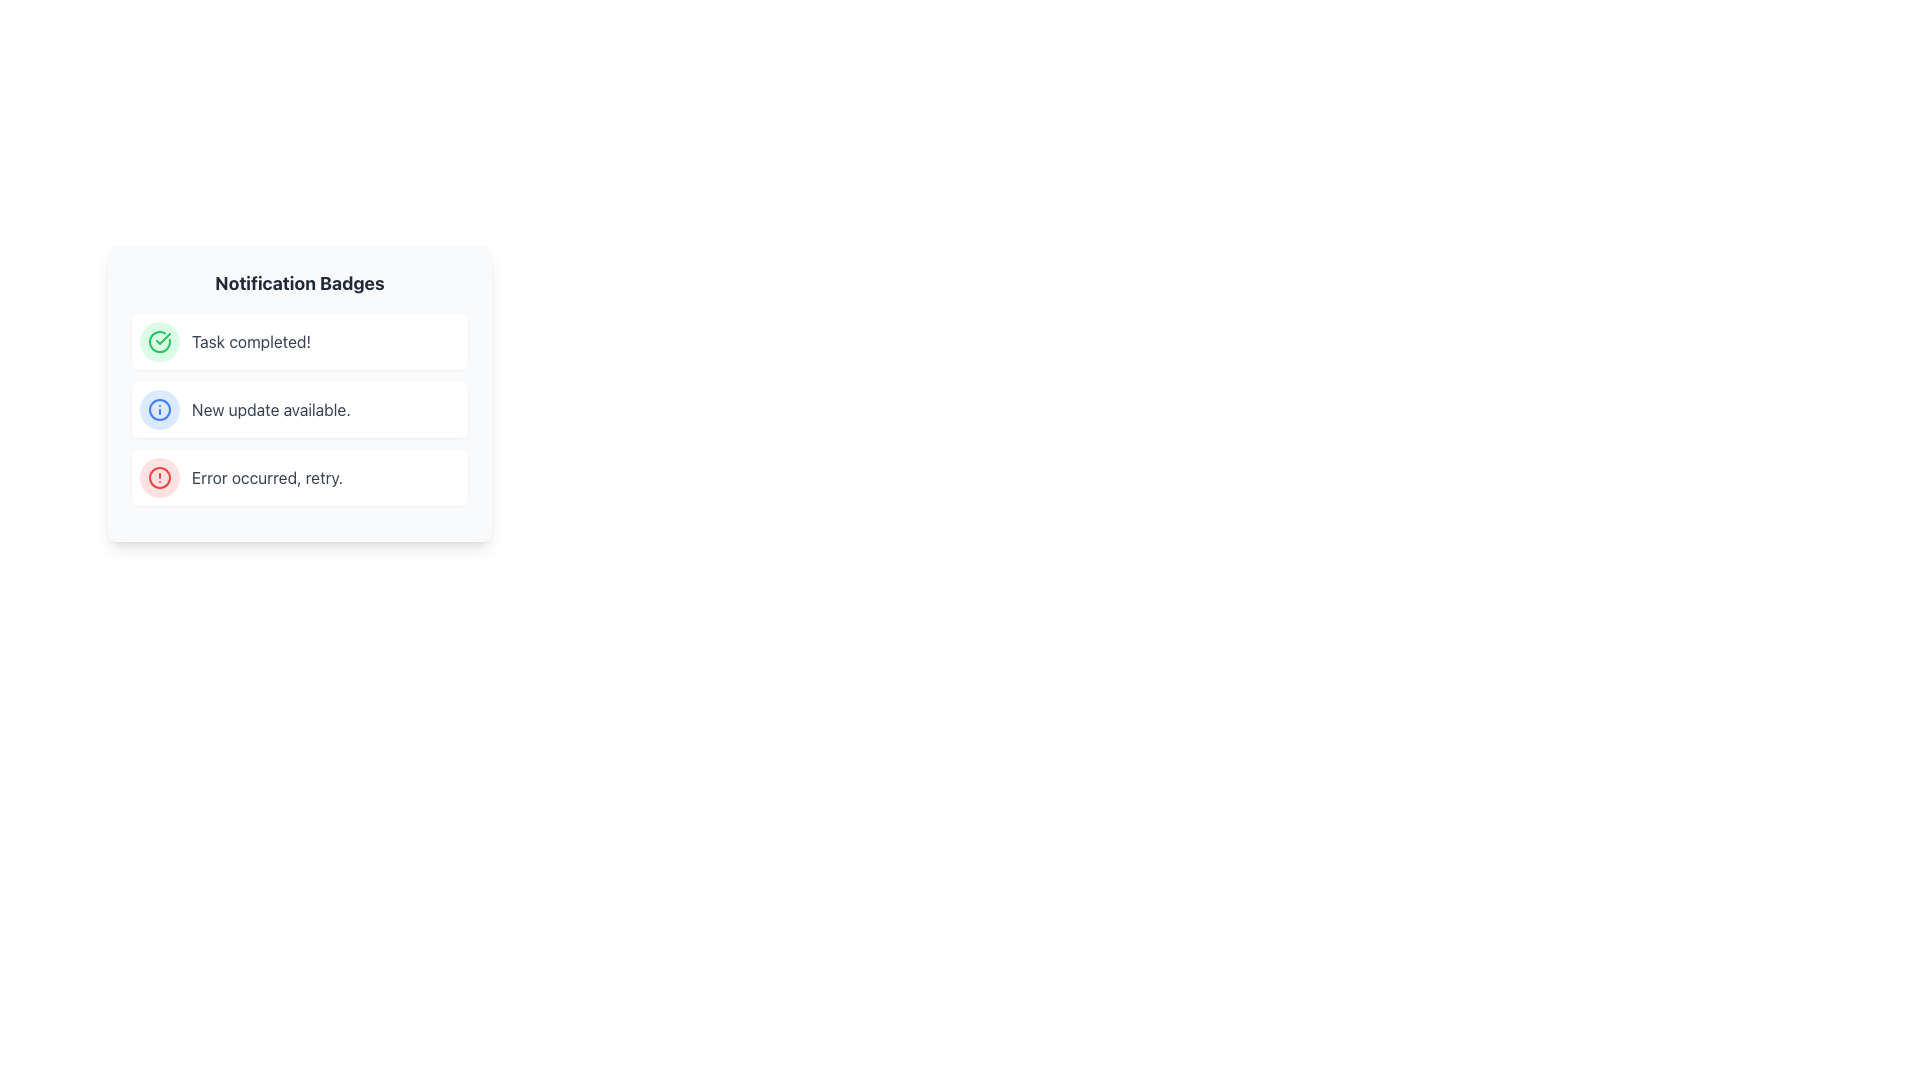 The height and width of the screenshot is (1080, 1920). I want to click on the circular green checkmark icon, which represents success, located, so click(158, 341).